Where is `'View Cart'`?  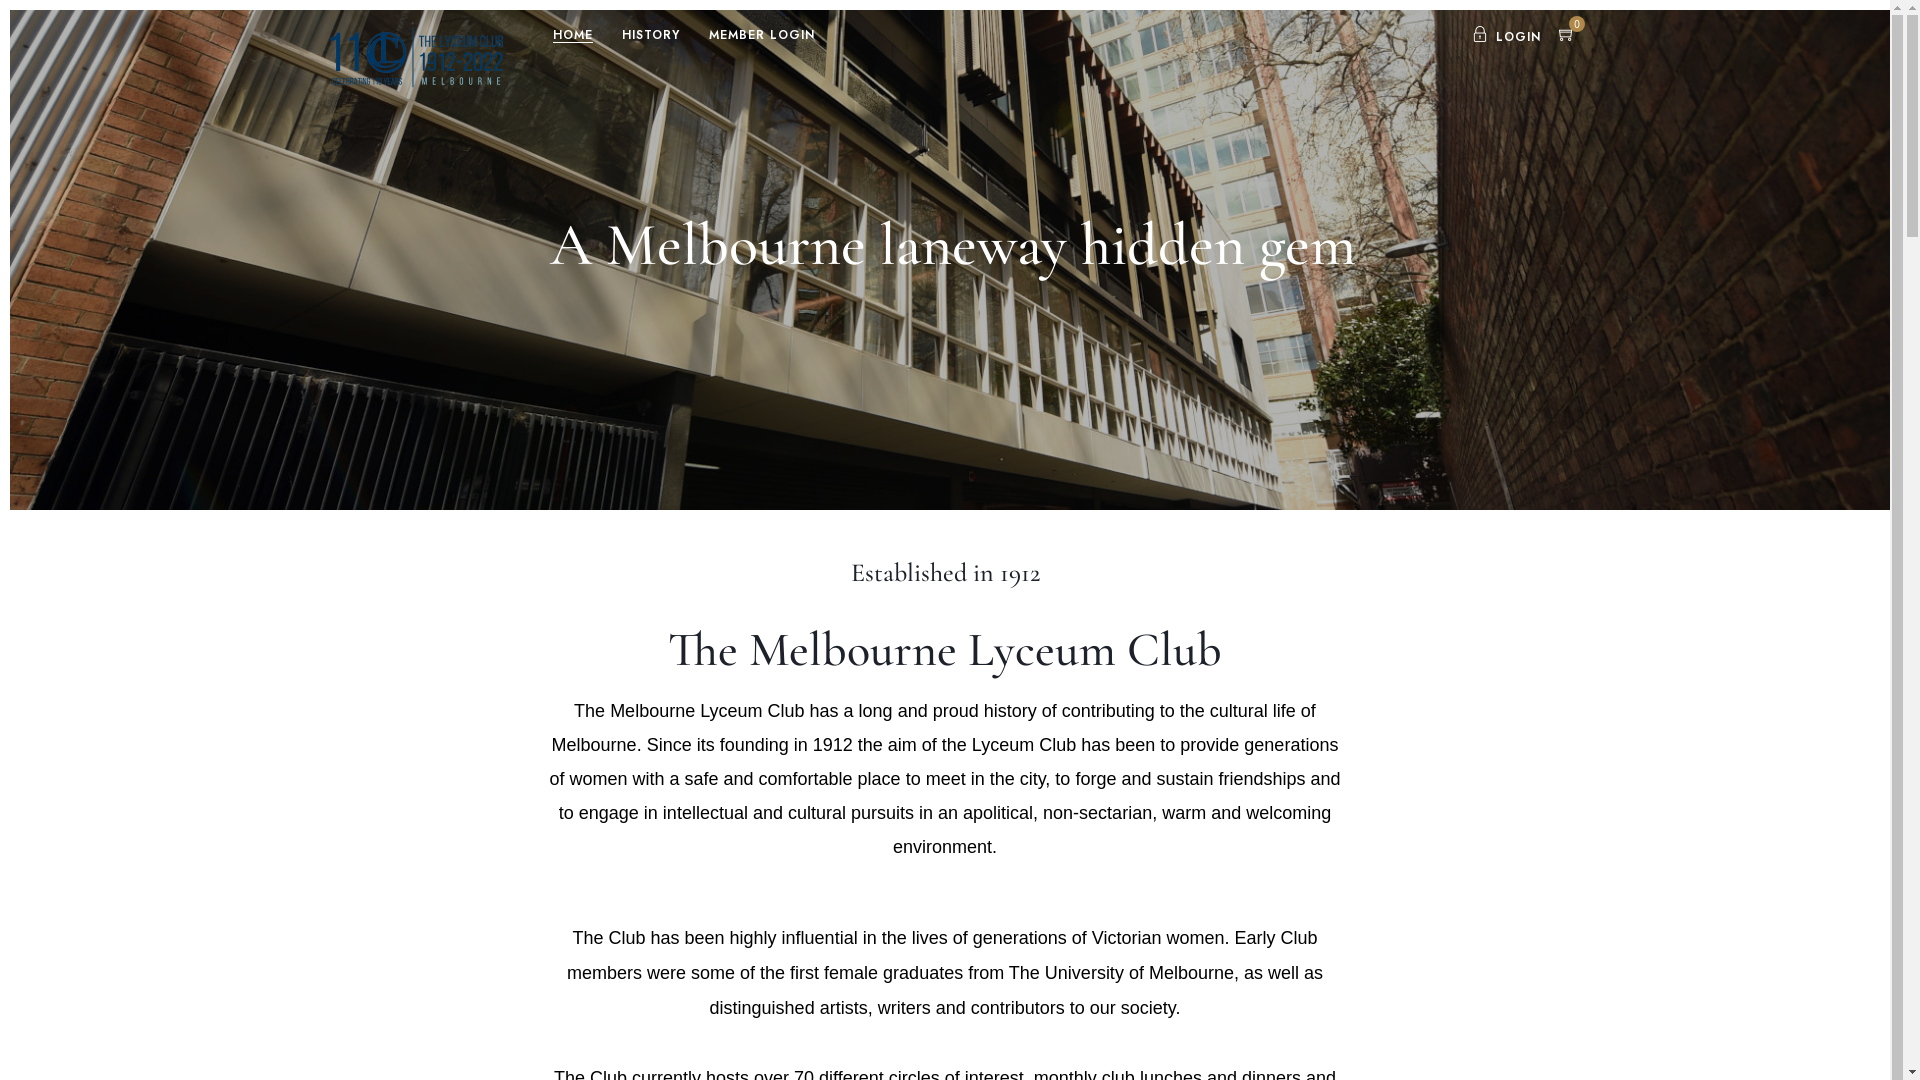 'View Cart' is located at coordinates (1565, 37).